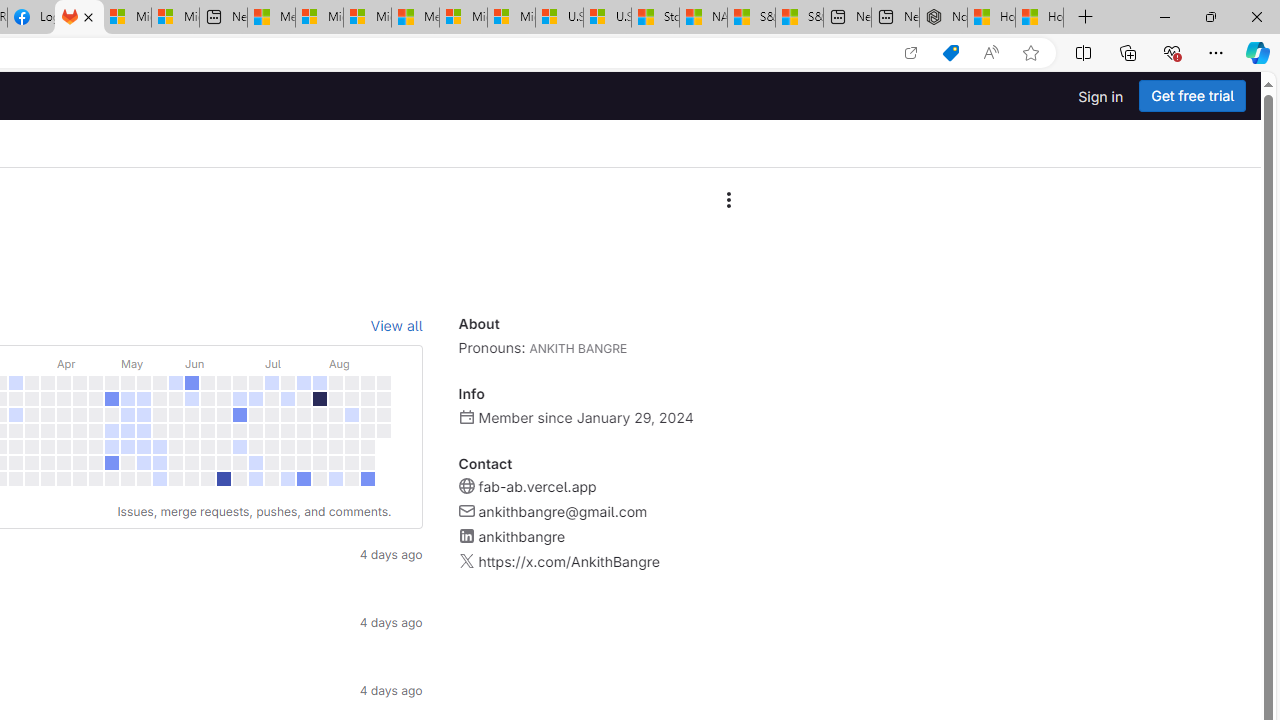 This screenshot has width=1280, height=720. Describe the element at coordinates (1257, 51) in the screenshot. I see `'Copilot (Ctrl+Shift+.)'` at that location.